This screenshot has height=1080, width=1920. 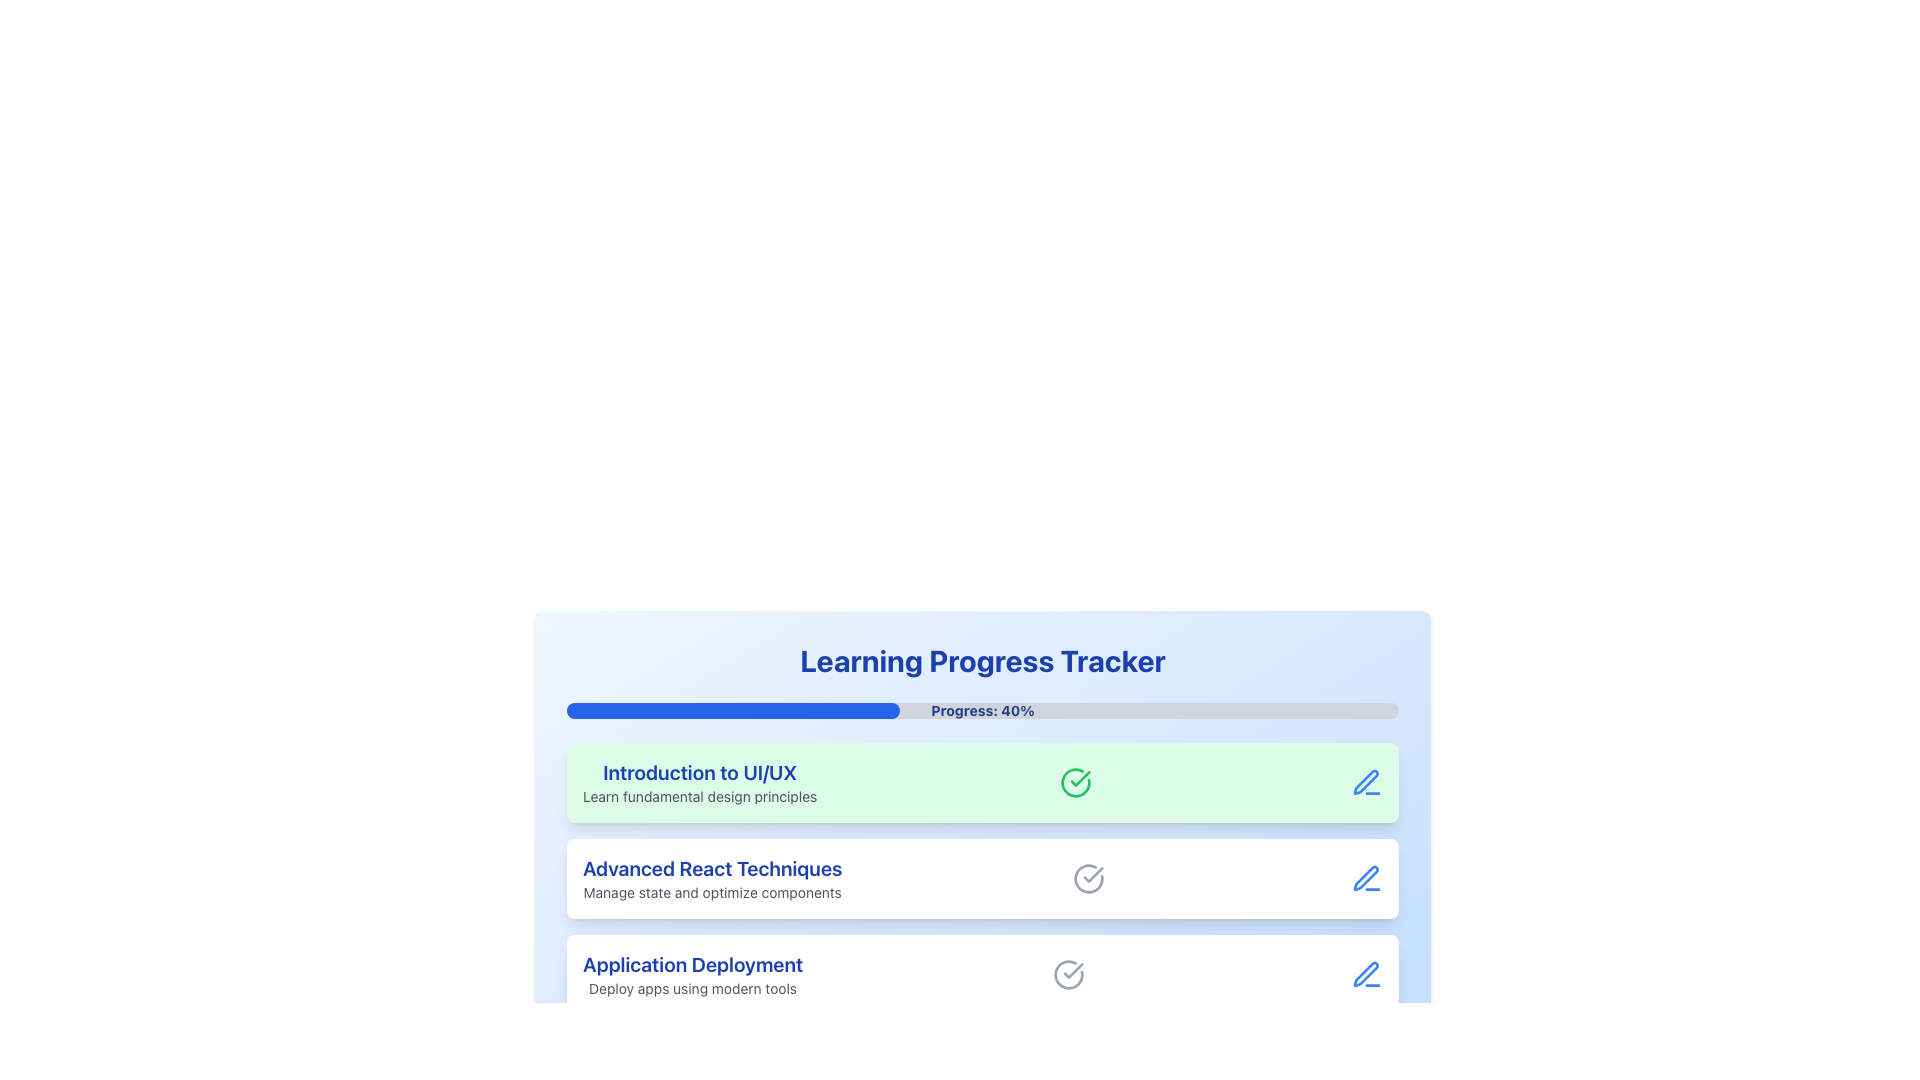 What do you see at coordinates (1366, 974) in the screenshot?
I see `the pen icon at the bottom-right corner of the 'Application Deployment' section in the Learning Progress Tracker to change its color for visual feedback` at bounding box center [1366, 974].